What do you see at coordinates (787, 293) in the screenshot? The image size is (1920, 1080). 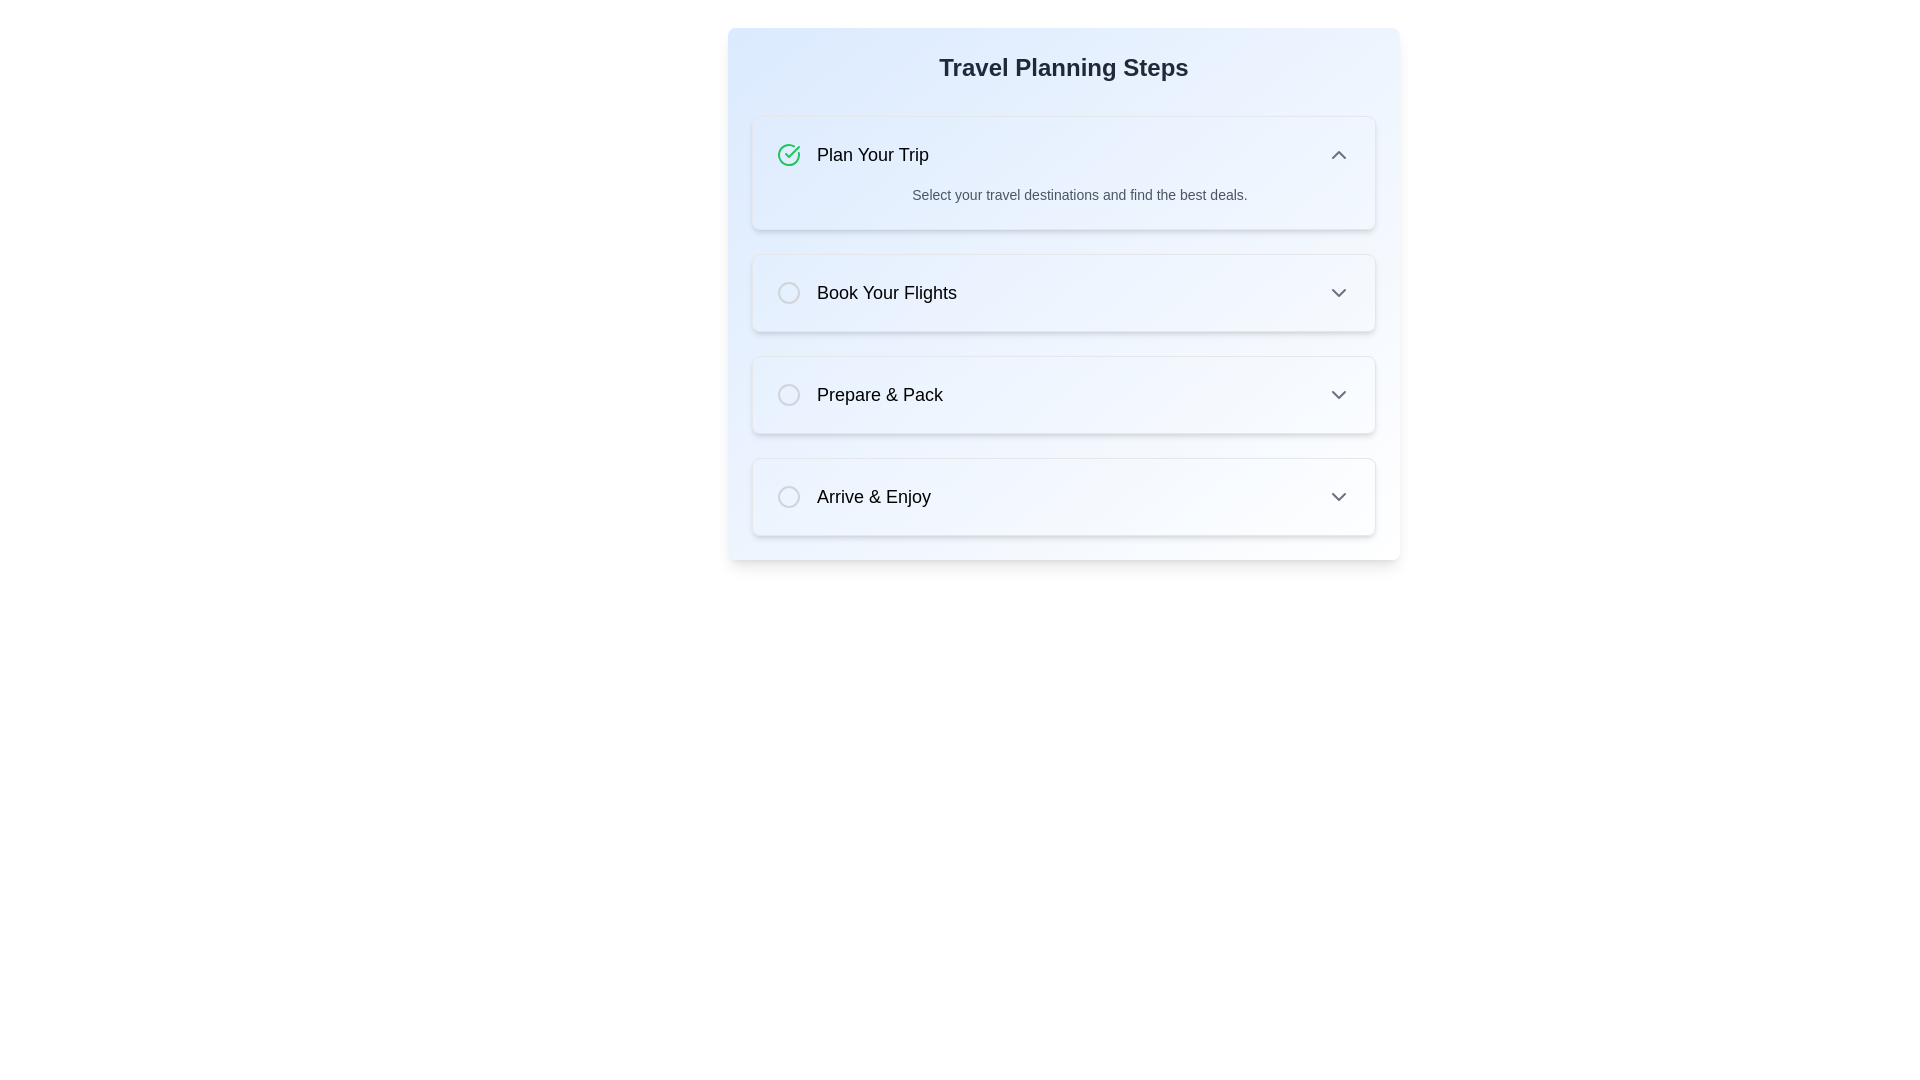 I see `the first circular icon in the 'Book Your Flights' section, which serves as a placeholder or symbol indicating a status or selectable point for user interaction` at bounding box center [787, 293].